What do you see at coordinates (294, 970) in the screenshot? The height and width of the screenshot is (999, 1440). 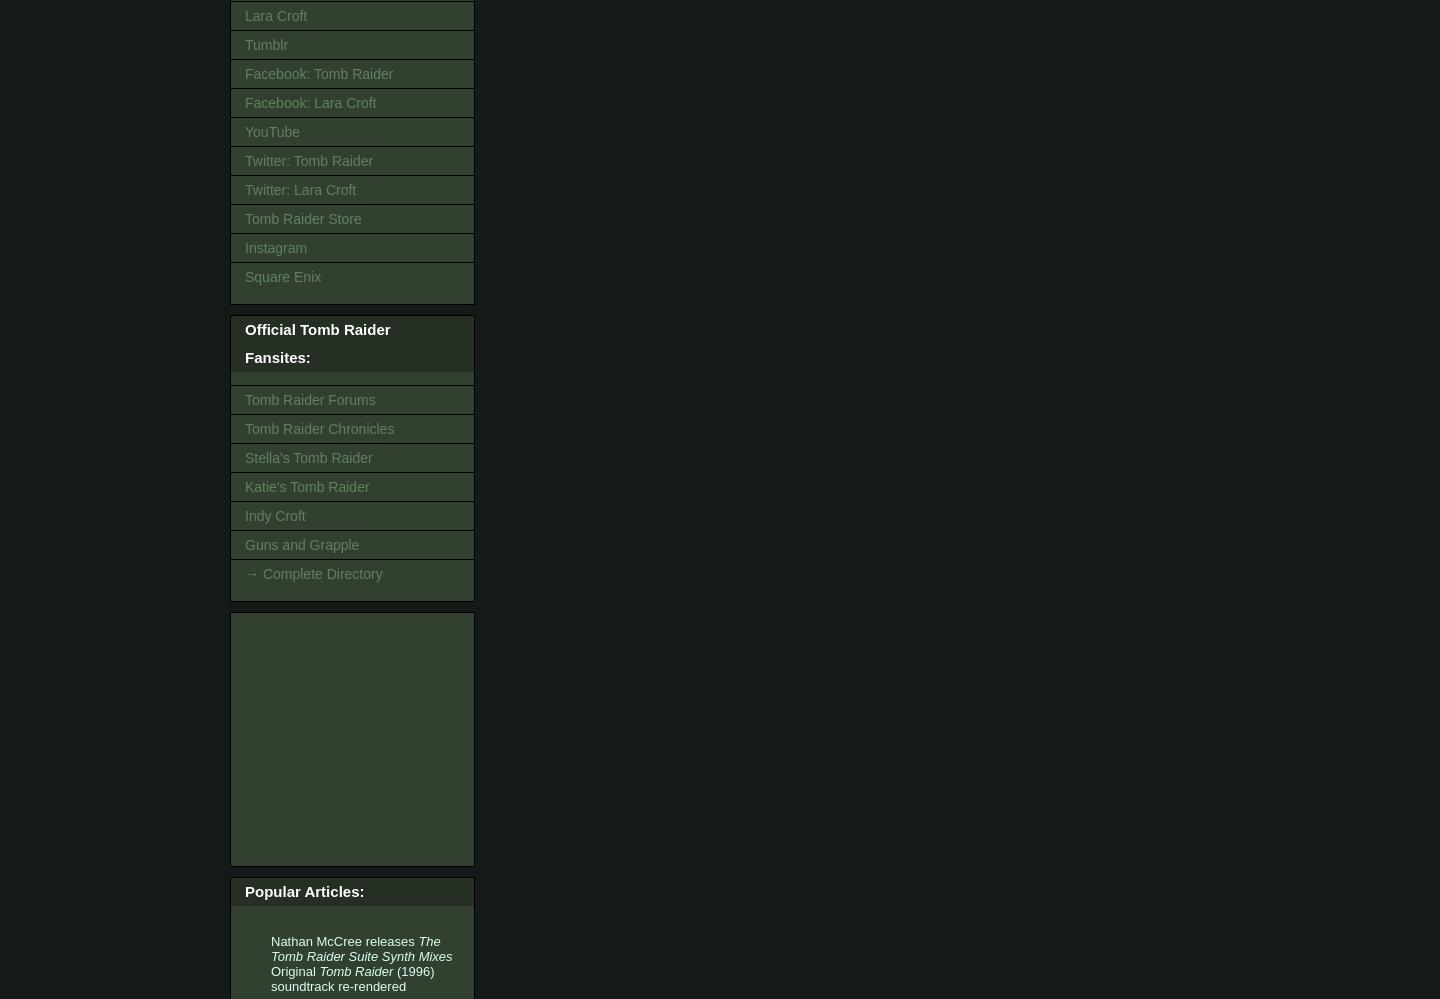 I see `'Original'` at bounding box center [294, 970].